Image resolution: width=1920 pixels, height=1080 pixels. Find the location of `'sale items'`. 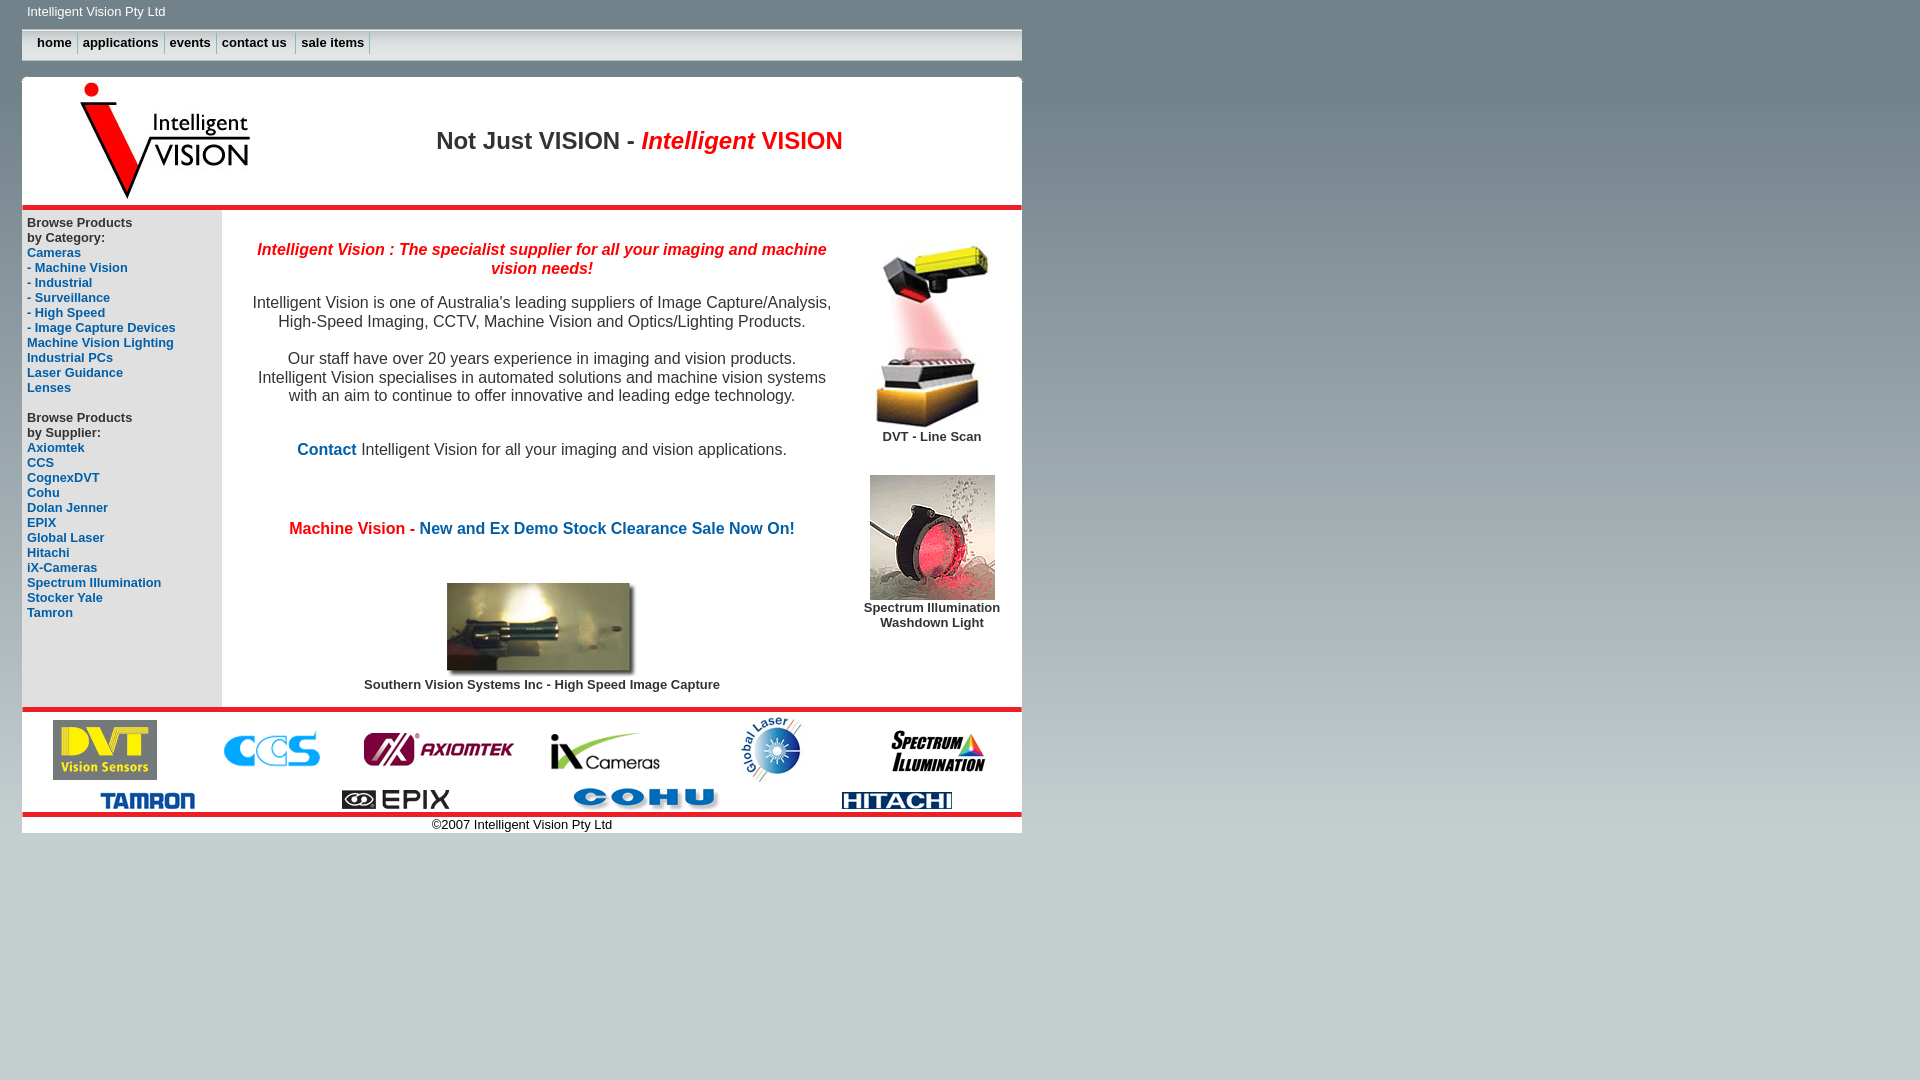

'sale items' is located at coordinates (295, 43).